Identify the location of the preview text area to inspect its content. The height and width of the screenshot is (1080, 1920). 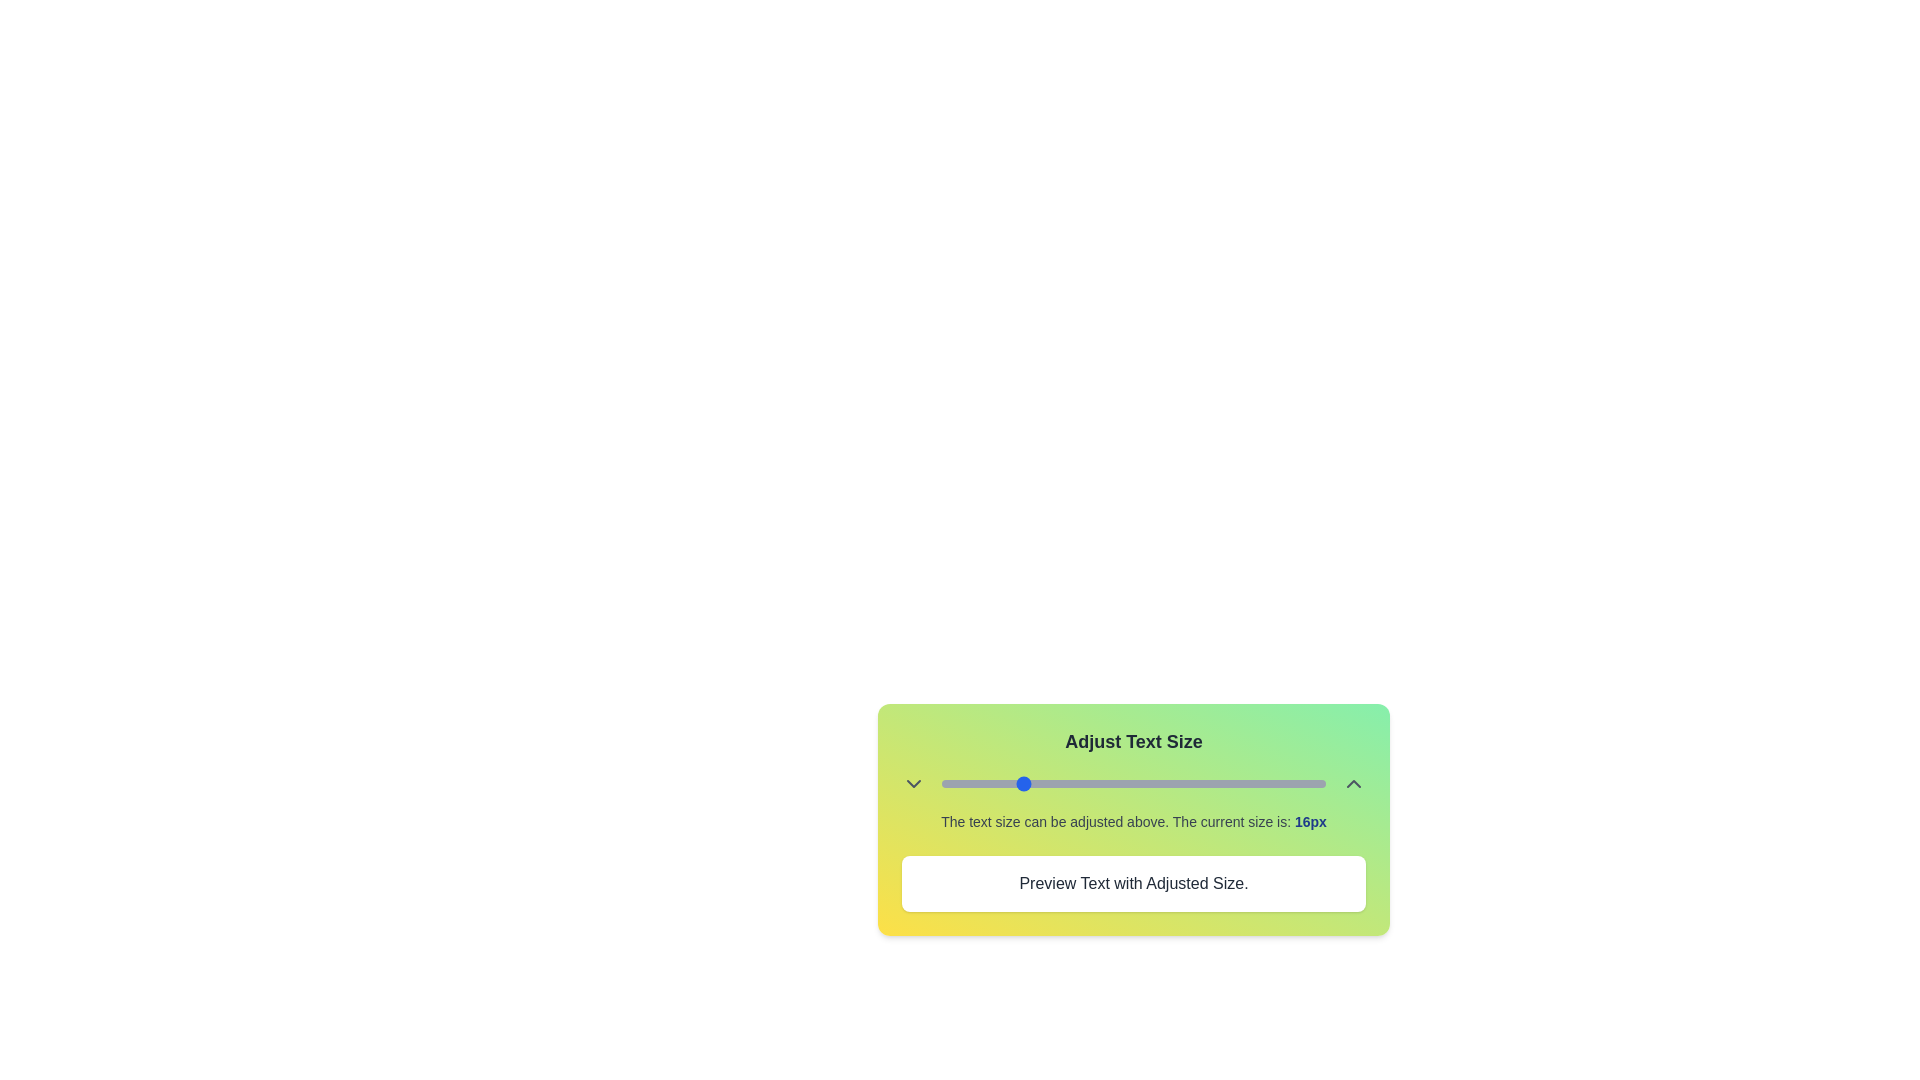
(1133, 882).